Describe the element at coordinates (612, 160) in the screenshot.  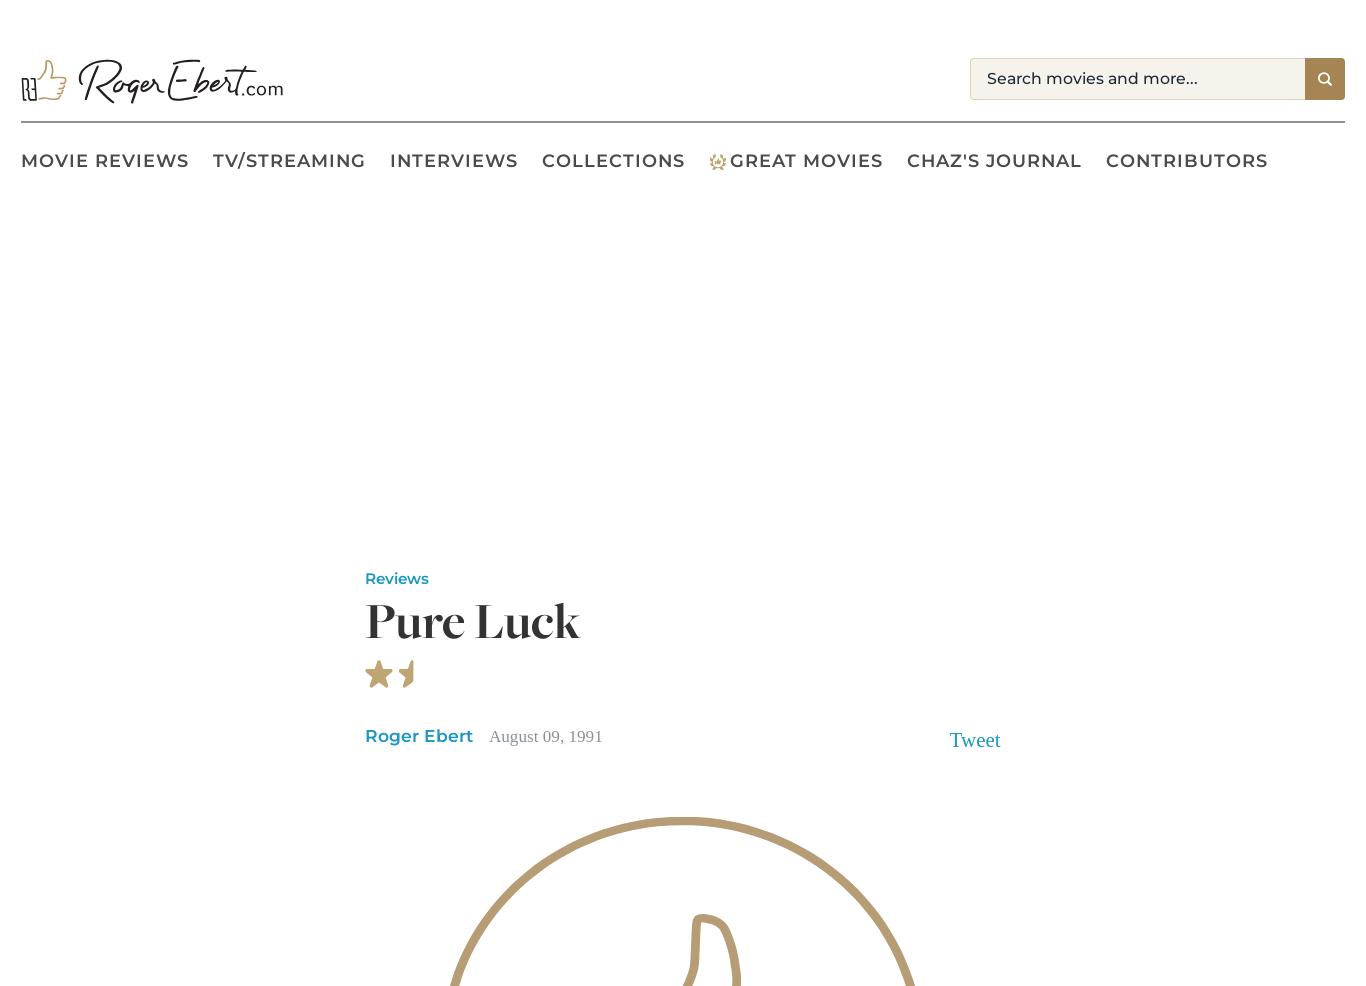
I see `'Collections'` at that location.